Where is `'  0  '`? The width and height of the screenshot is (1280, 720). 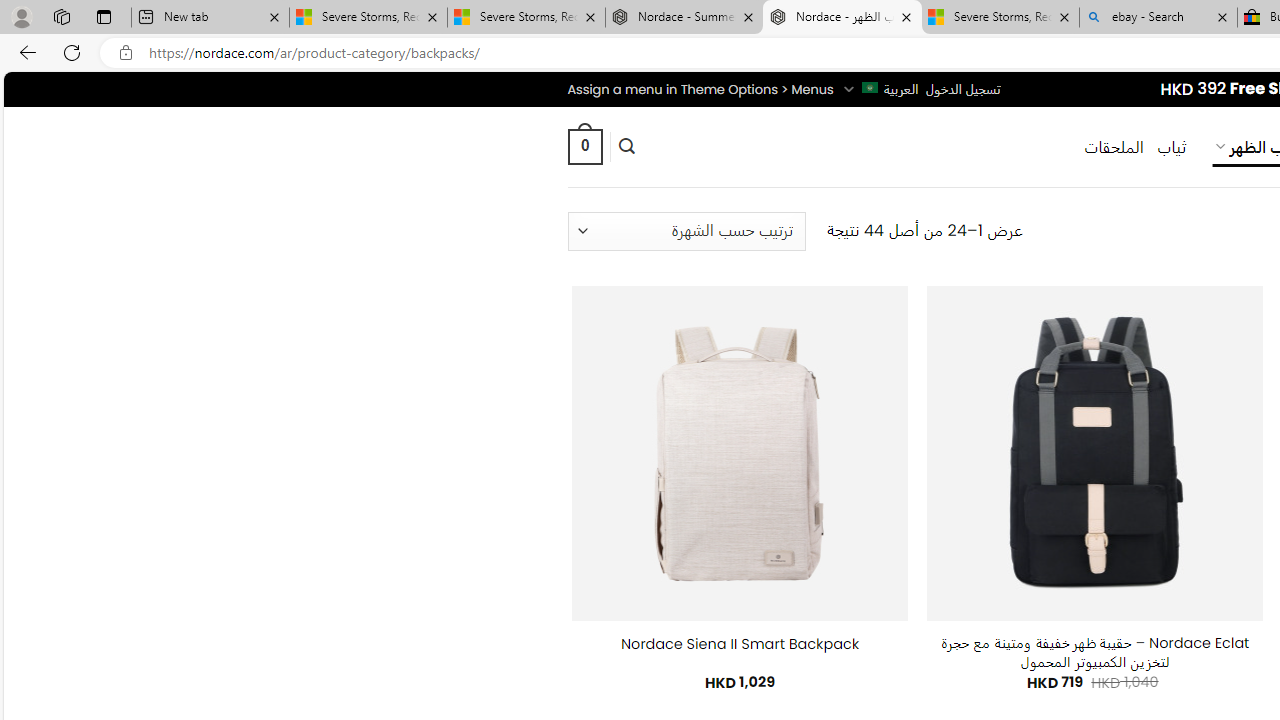 '  0  ' is located at coordinates (583, 145).